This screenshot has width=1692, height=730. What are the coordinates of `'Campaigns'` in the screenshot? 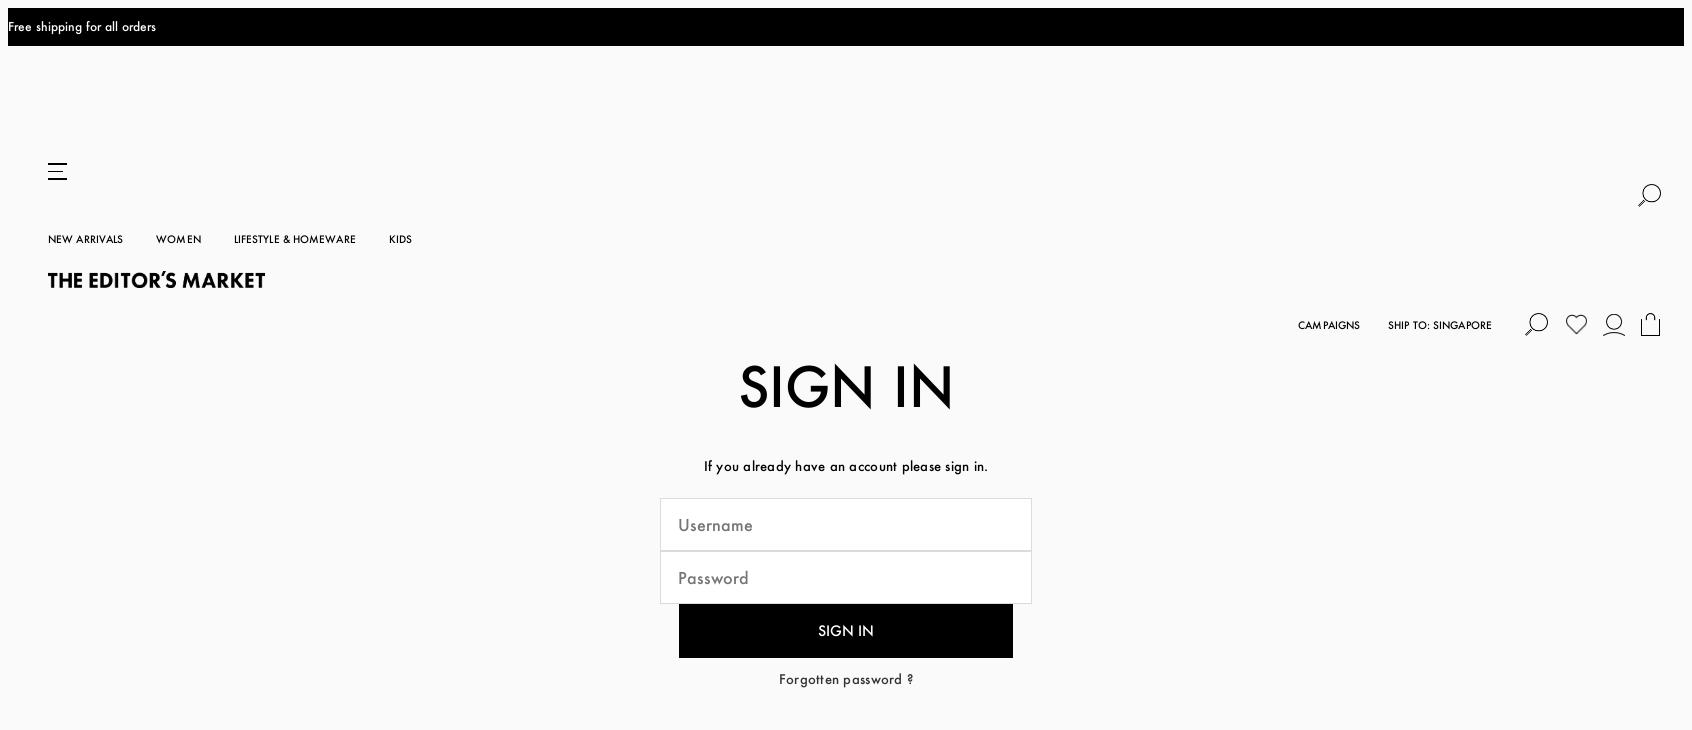 It's located at (1296, 164).